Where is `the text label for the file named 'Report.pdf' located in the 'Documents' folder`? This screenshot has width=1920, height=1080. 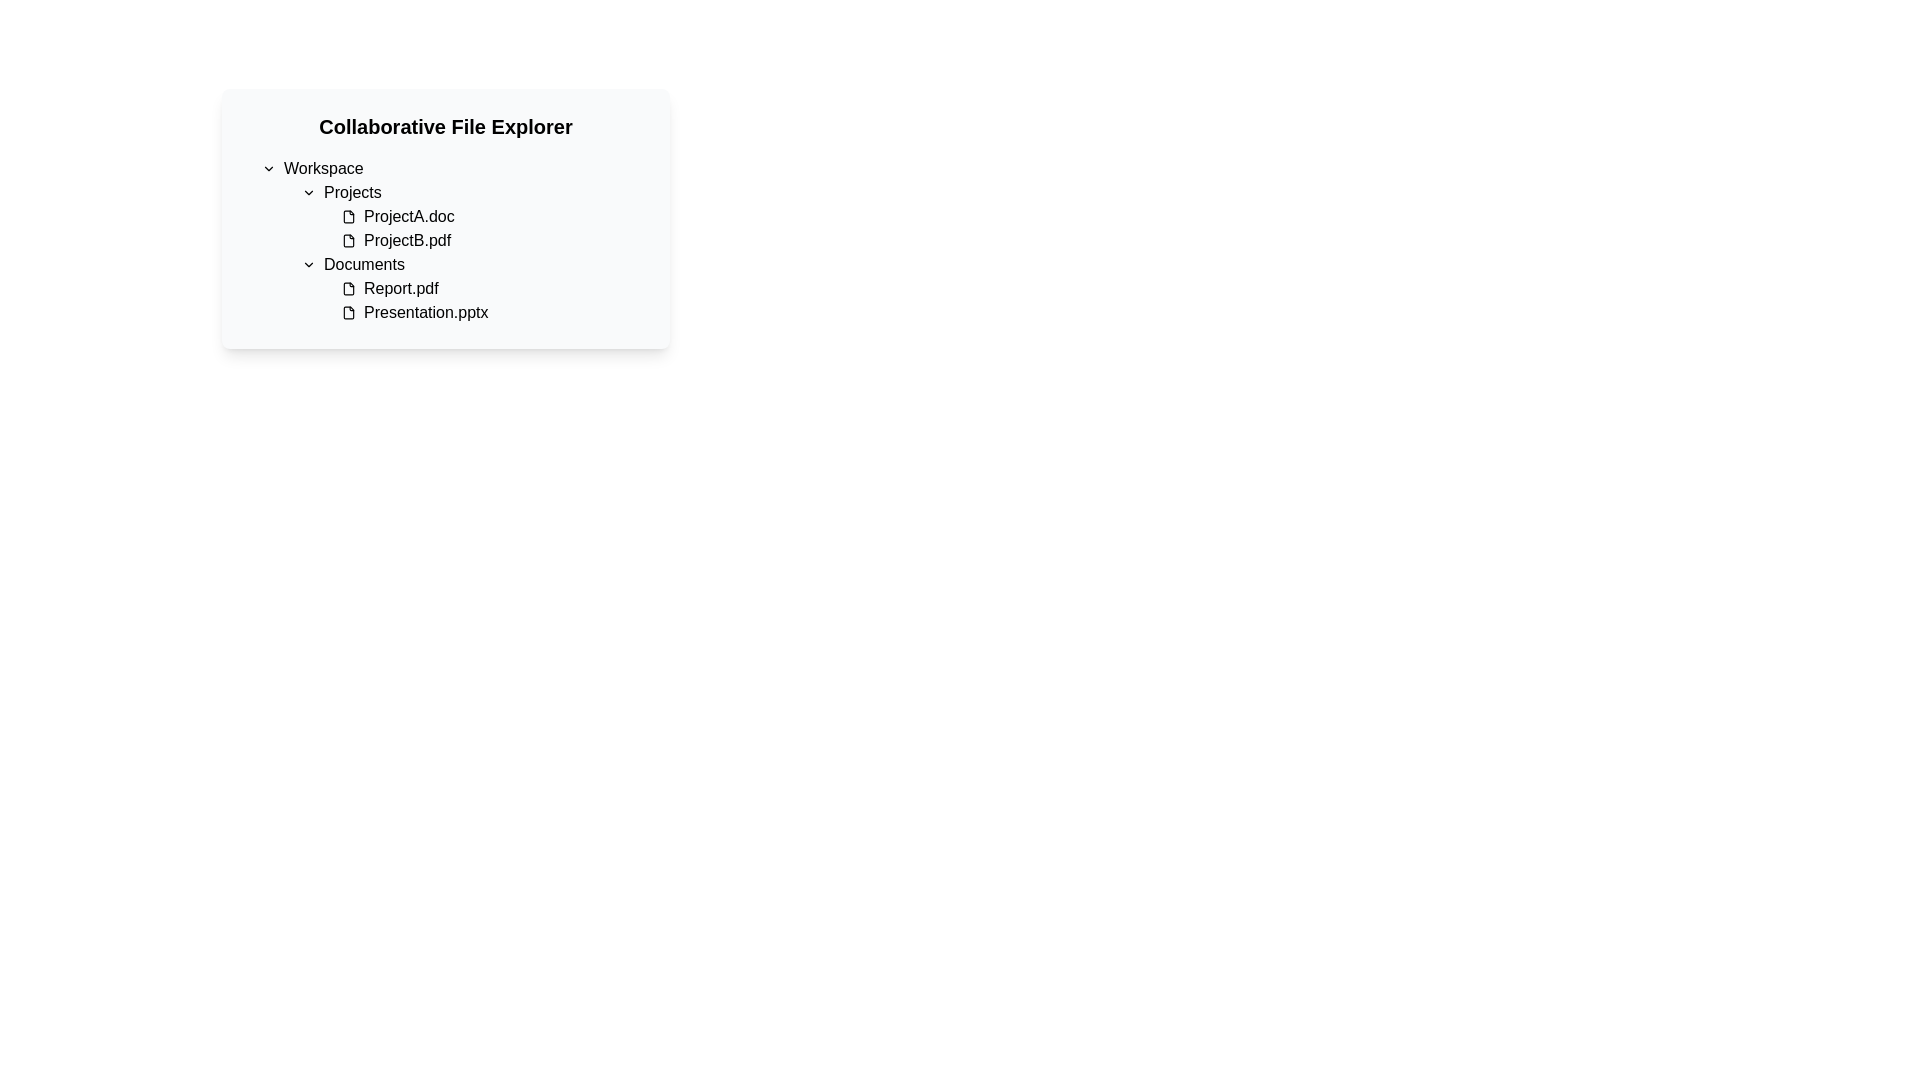
the text label for the file named 'Report.pdf' located in the 'Documents' folder is located at coordinates (400, 289).